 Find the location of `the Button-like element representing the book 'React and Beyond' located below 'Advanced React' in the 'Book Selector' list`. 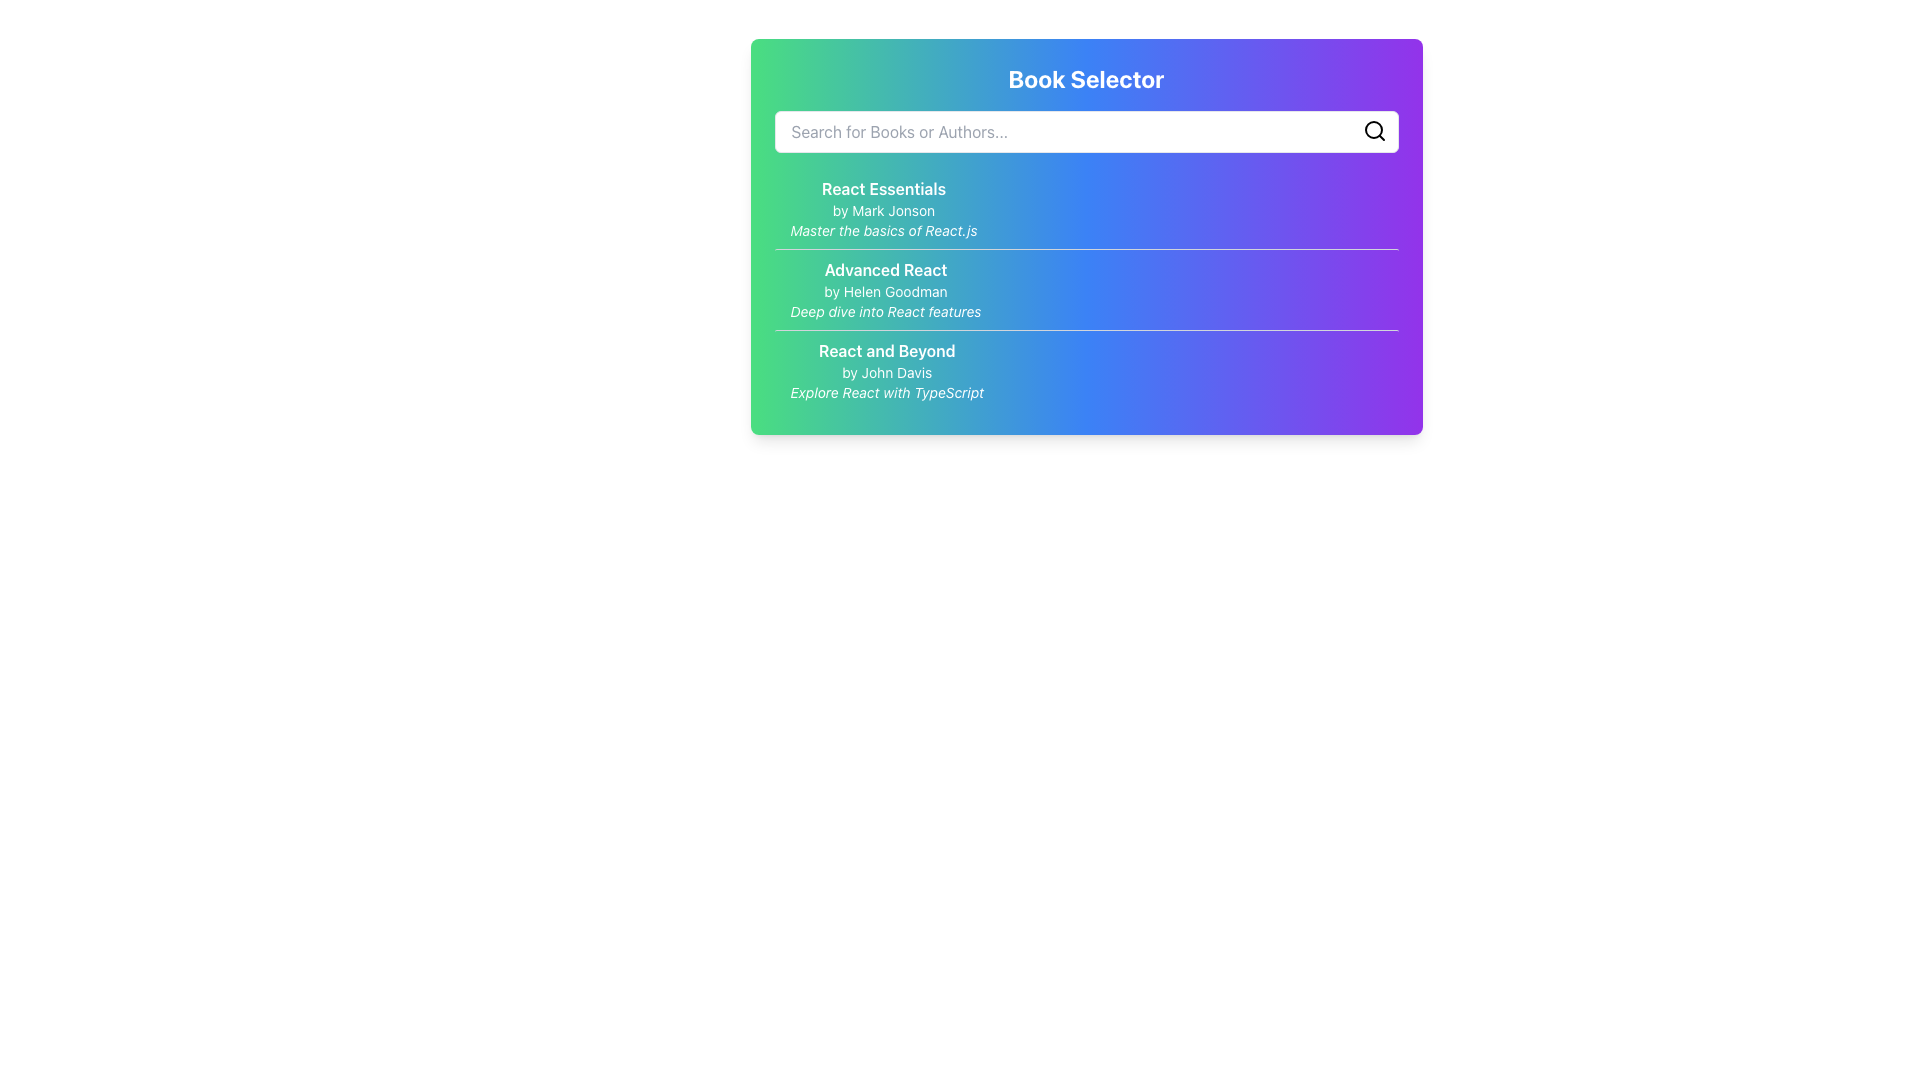

the Button-like element representing the book 'React and Beyond' located below 'Advanced React' in the 'Book Selector' list is located at coordinates (1085, 370).